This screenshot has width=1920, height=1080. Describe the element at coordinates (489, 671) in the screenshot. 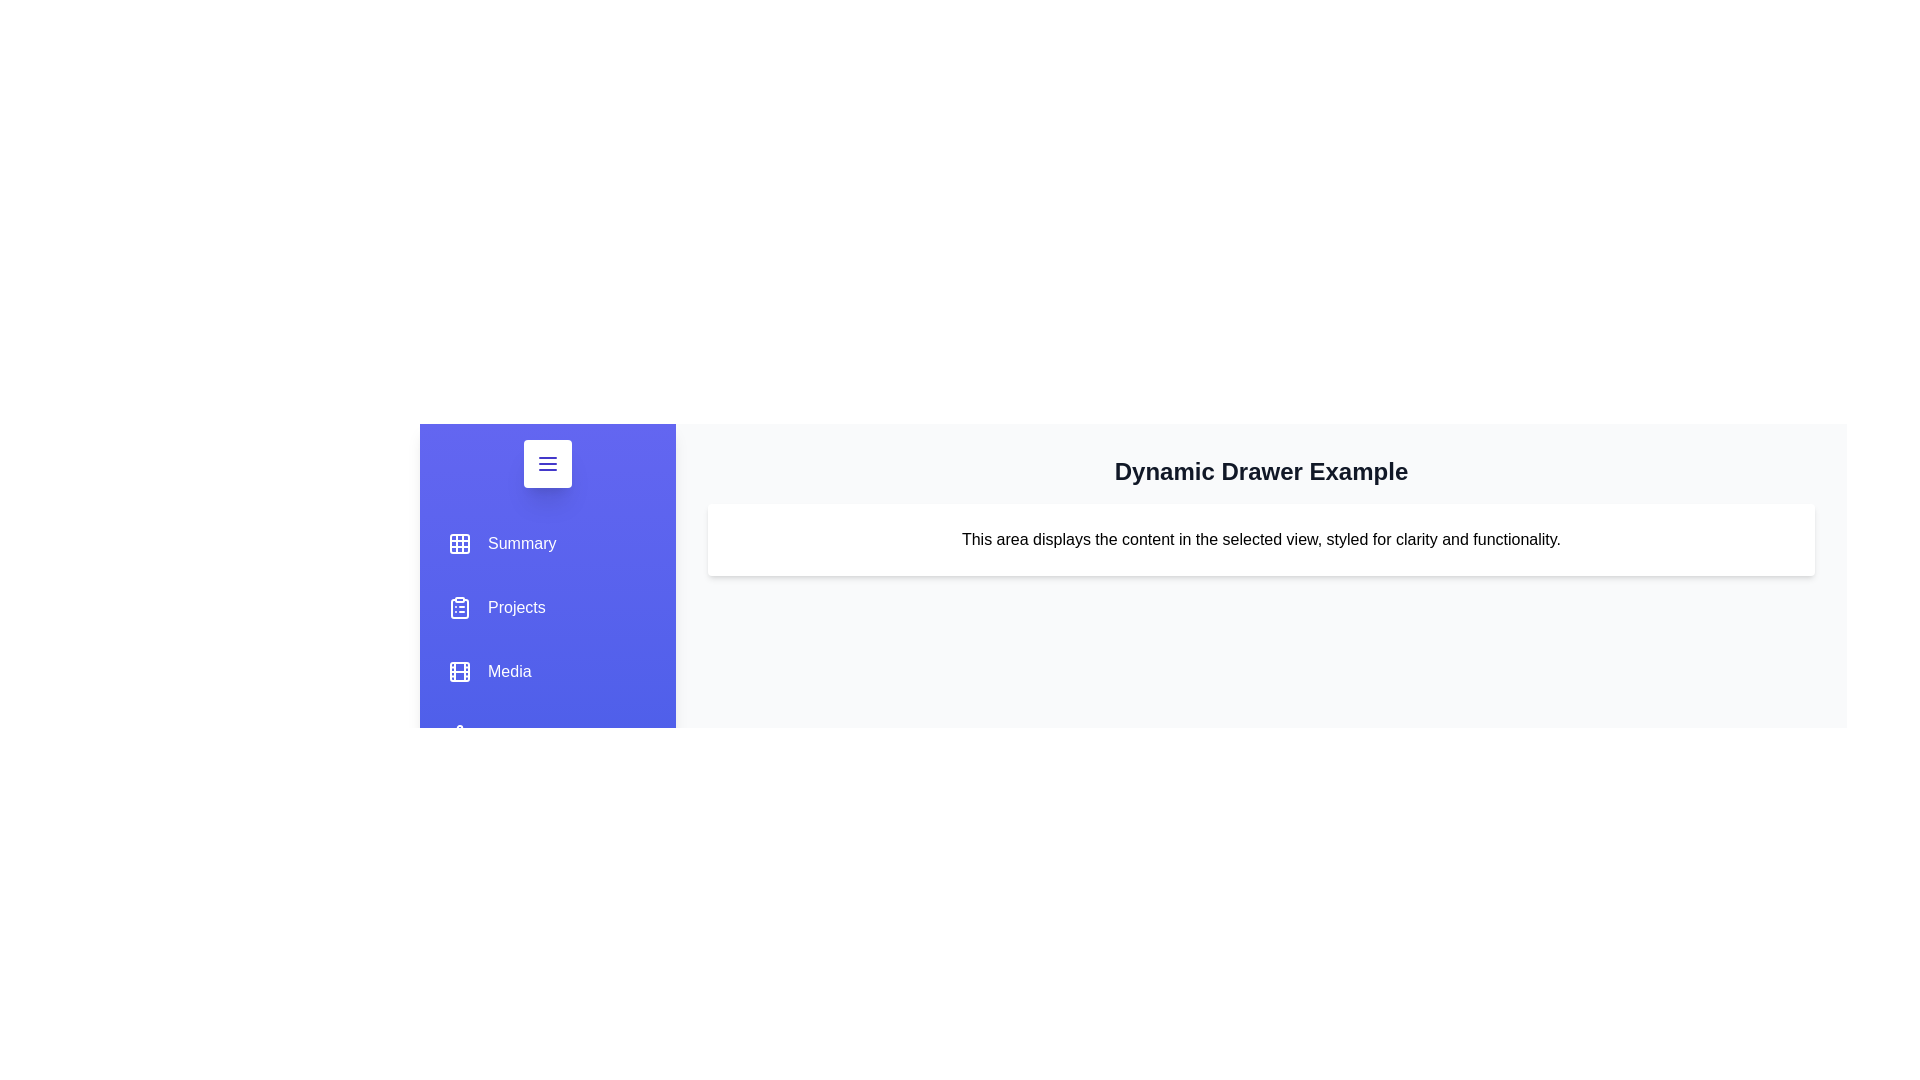

I see `the section button corresponding to Media` at that location.